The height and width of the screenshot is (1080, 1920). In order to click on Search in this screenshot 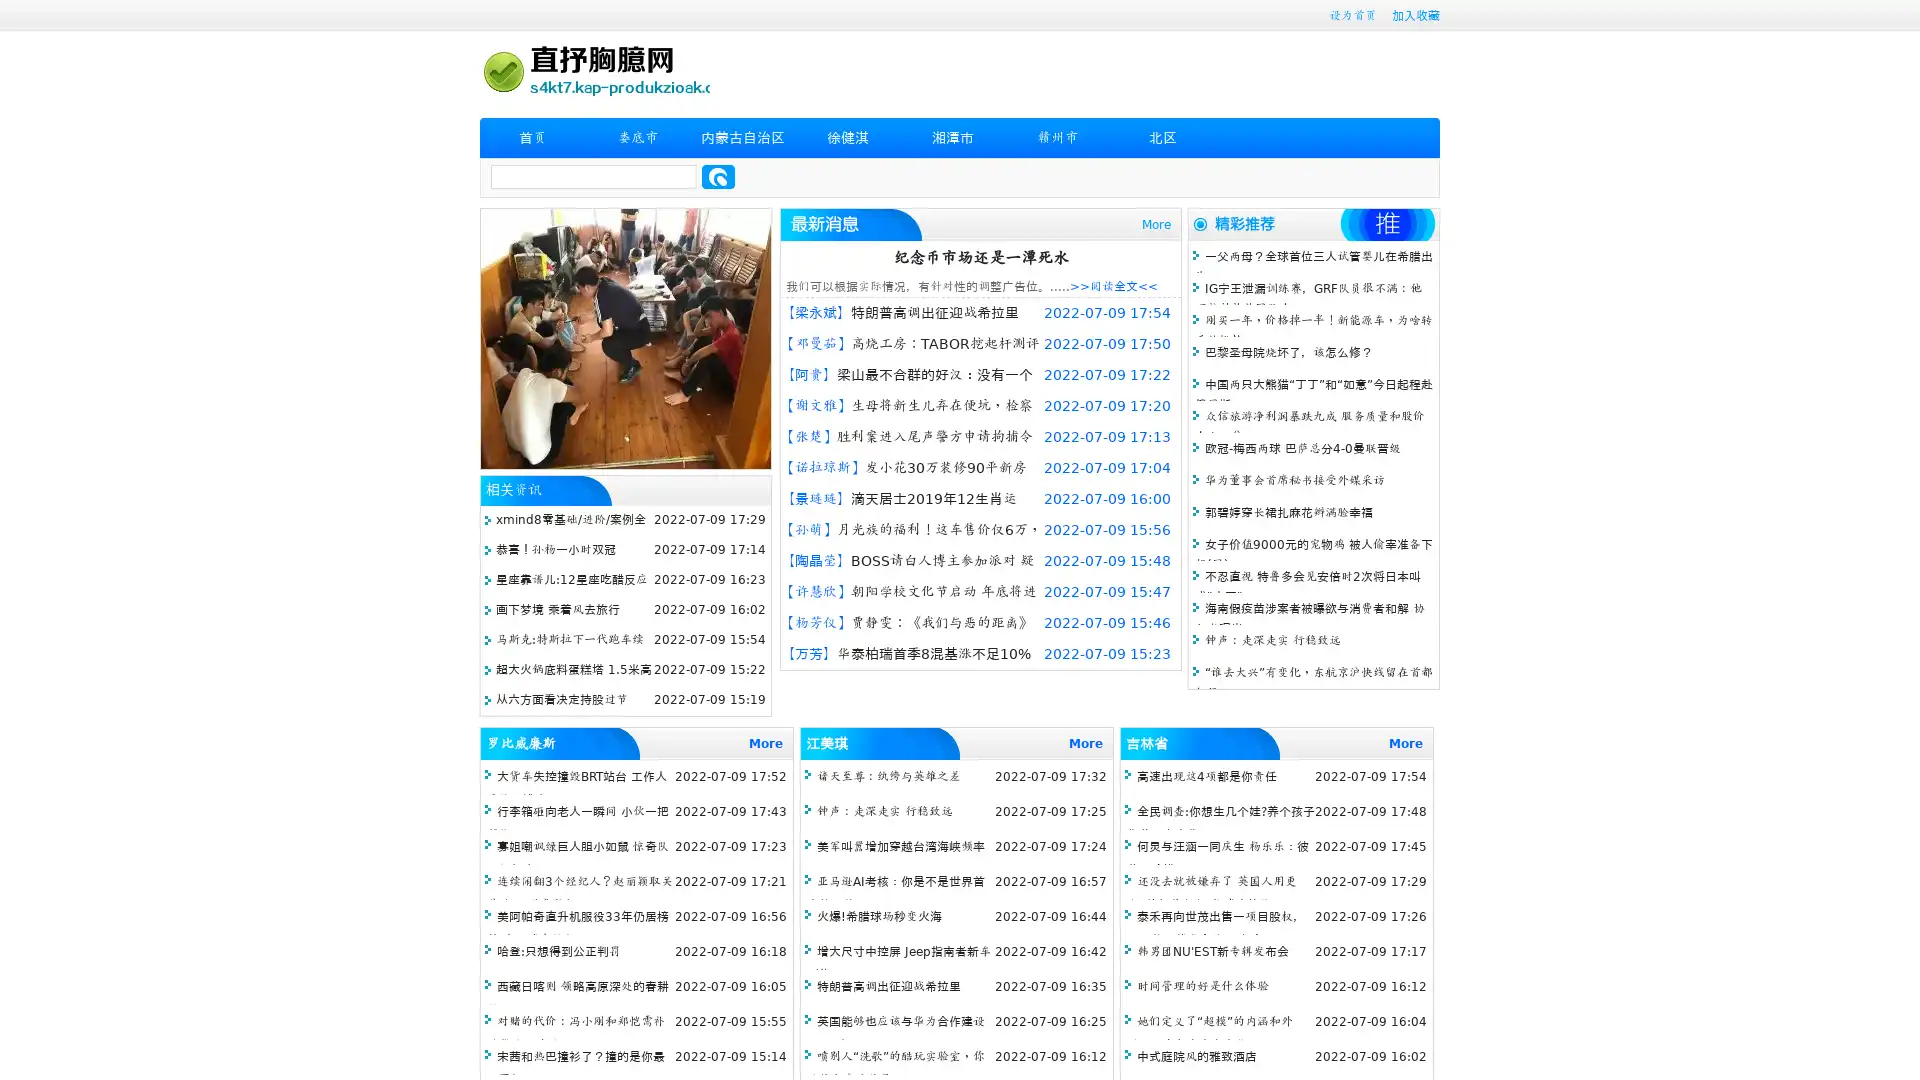, I will do `click(718, 176)`.